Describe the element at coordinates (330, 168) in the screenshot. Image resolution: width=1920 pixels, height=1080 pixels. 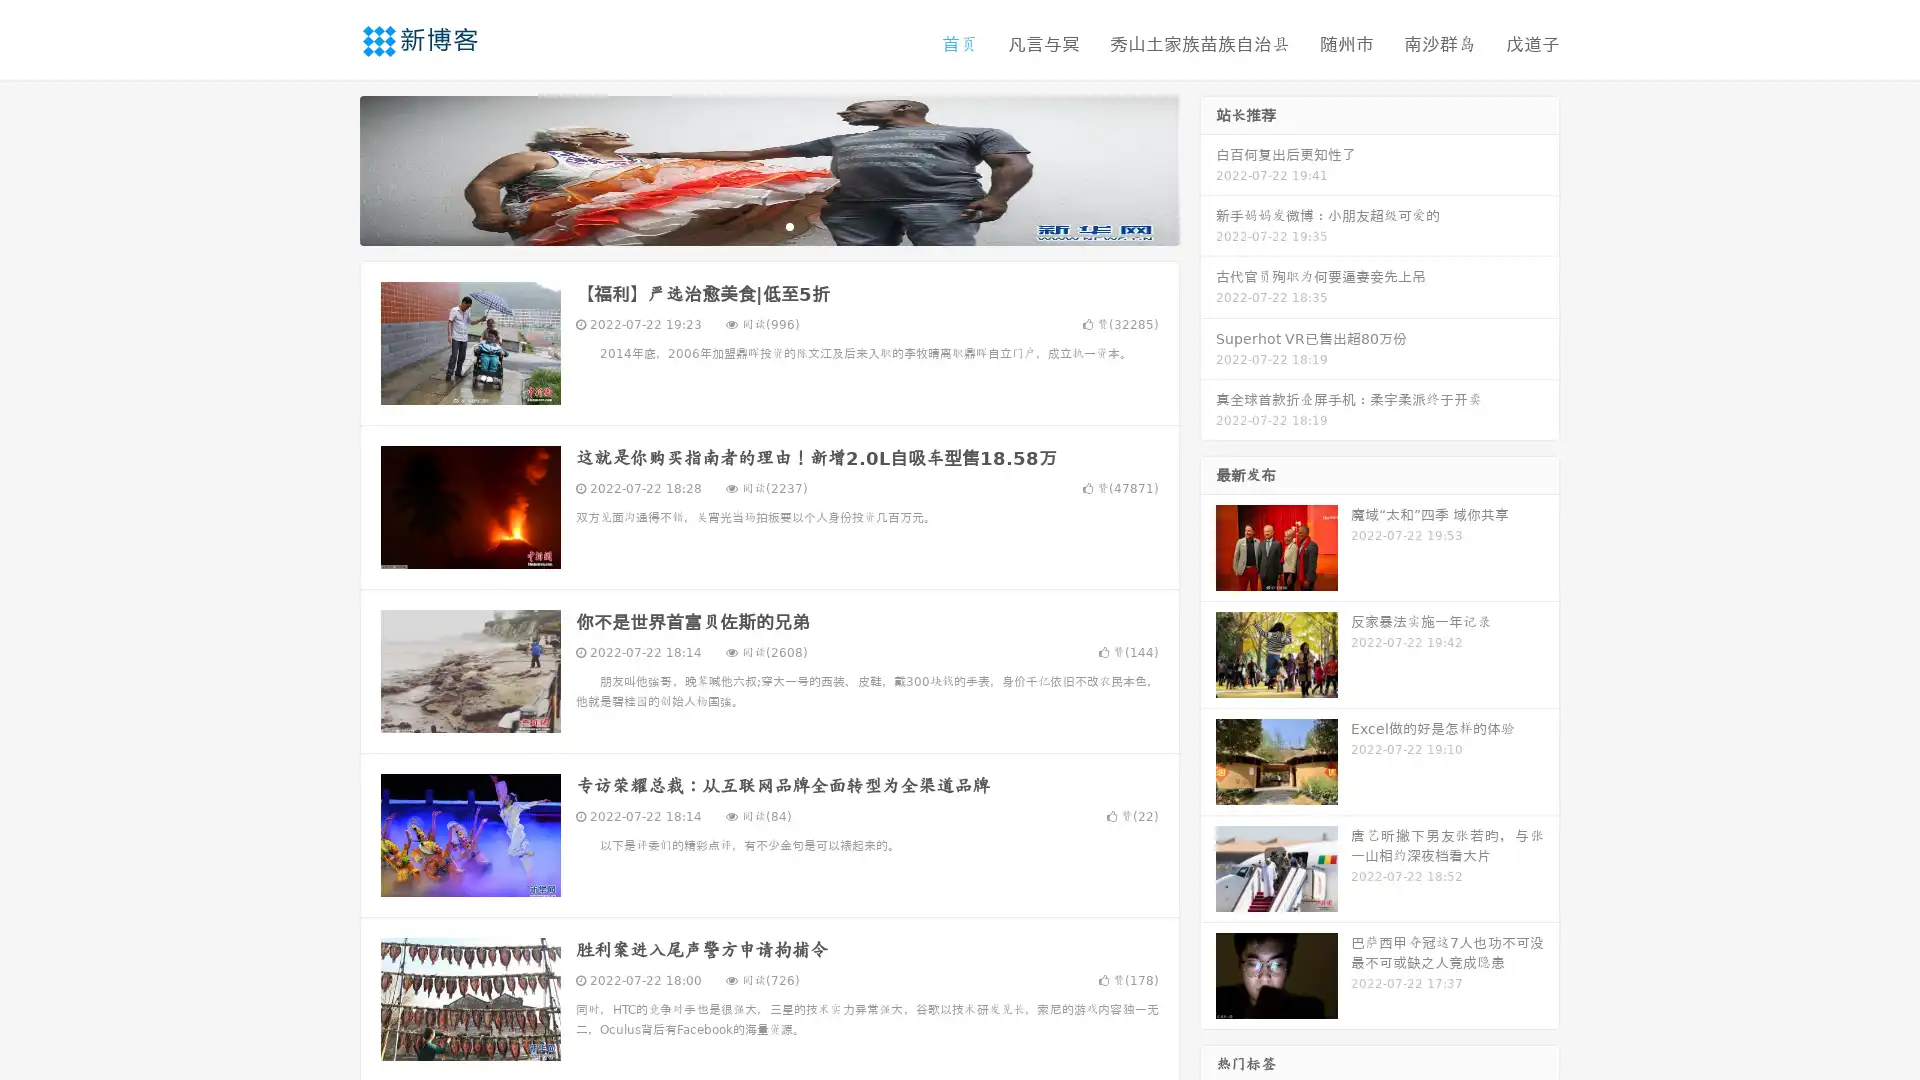
I see `Previous slide` at that location.